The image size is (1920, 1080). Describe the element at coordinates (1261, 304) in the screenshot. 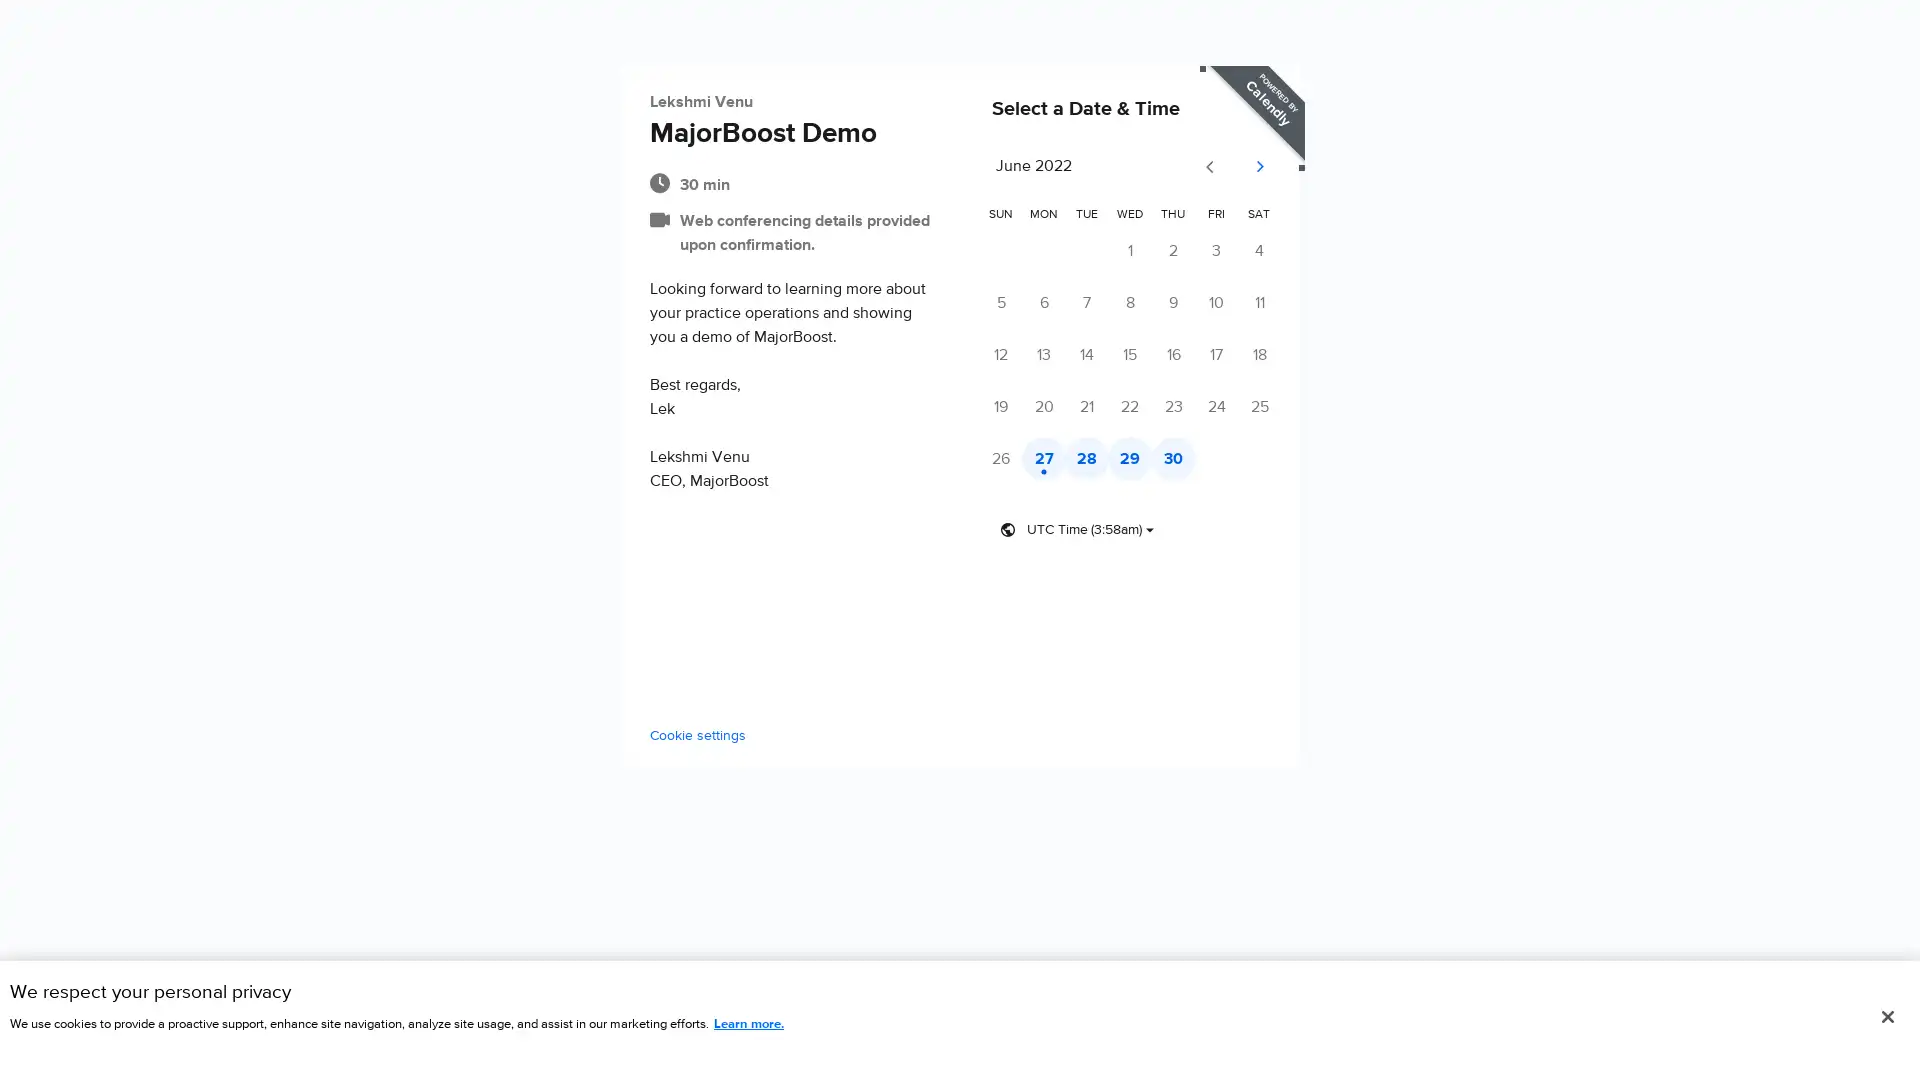

I see `Friday, June 10 - No times available` at that location.